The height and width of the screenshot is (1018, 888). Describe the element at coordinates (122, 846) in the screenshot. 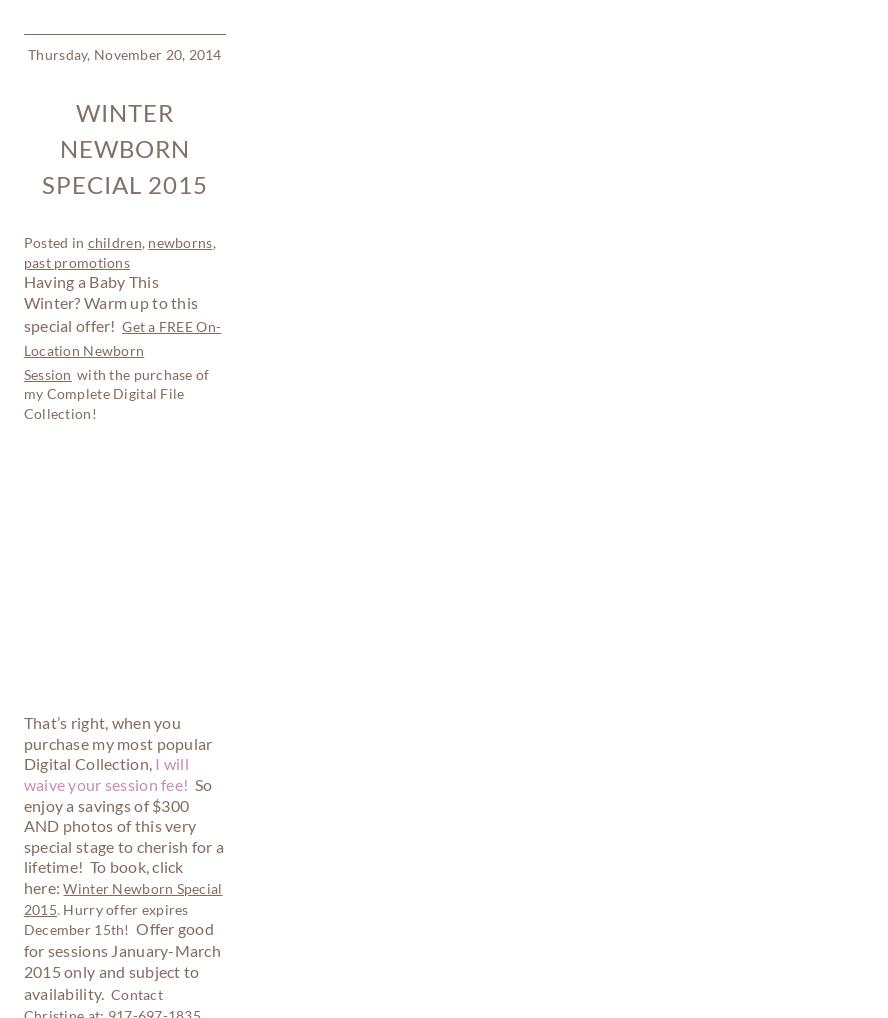

I see `'Book a full outdoor children’s session in April or May,'` at that location.